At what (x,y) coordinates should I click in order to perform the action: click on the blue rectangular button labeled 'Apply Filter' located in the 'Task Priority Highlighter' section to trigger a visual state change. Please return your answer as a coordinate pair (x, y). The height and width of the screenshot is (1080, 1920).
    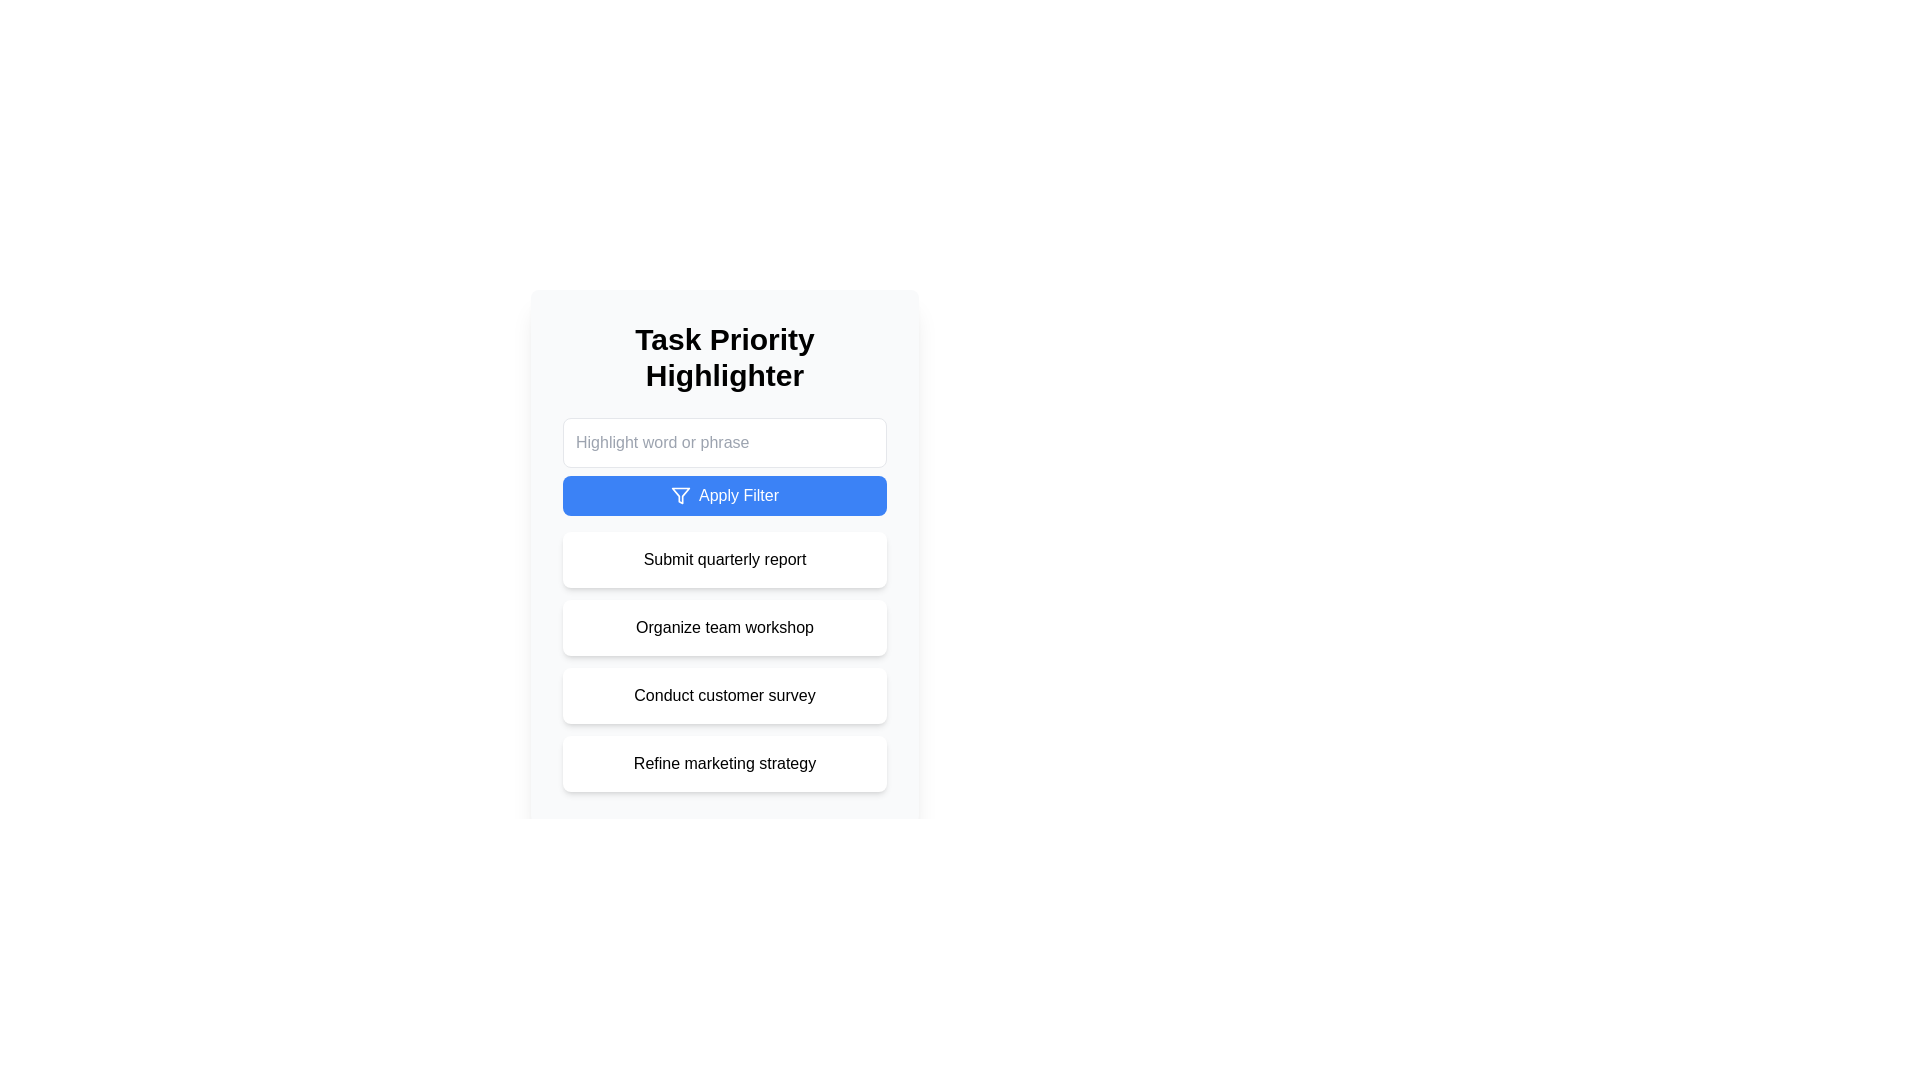
    Looking at the image, I should click on (723, 466).